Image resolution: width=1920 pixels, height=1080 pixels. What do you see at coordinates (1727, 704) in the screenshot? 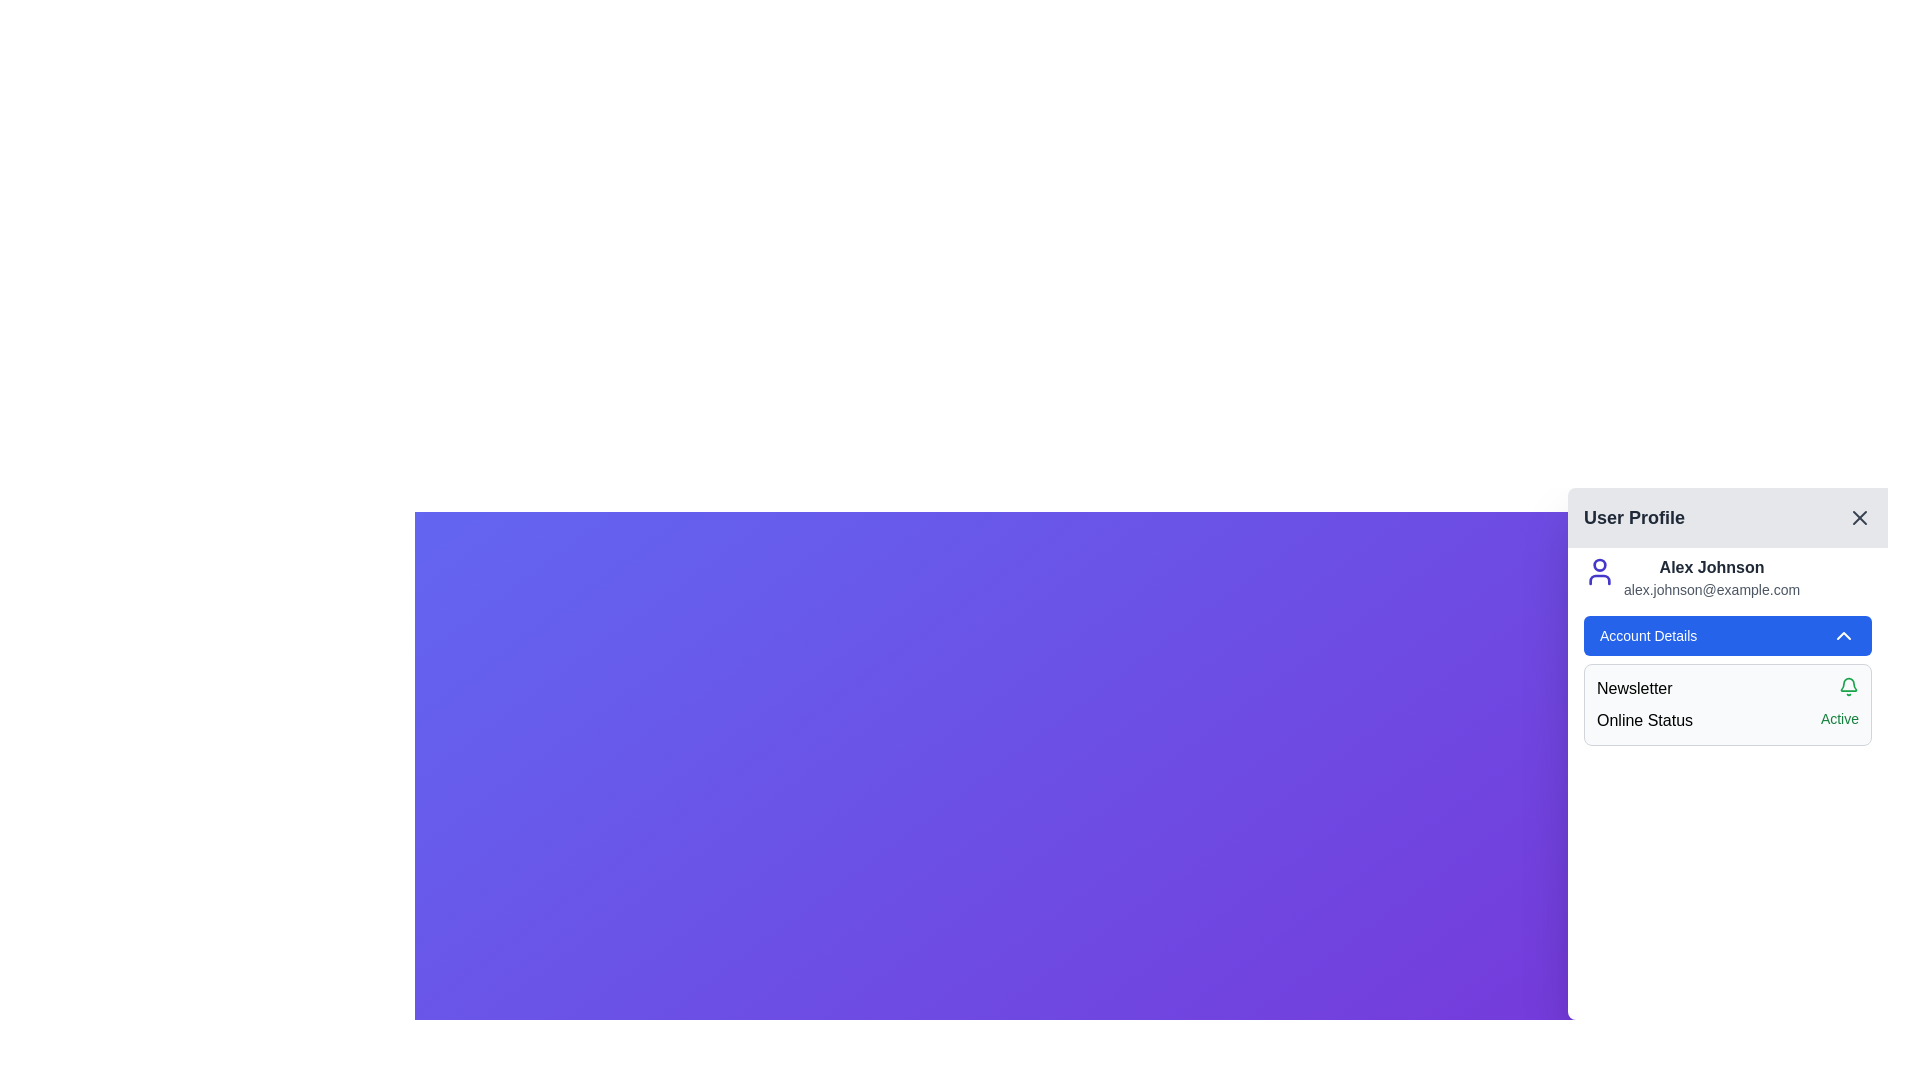
I see `information provided in the Informational panel located in the Account Details section, which includes labels for 'Newsletter' and 'Online Status' with their respective icons and statuses` at bounding box center [1727, 704].